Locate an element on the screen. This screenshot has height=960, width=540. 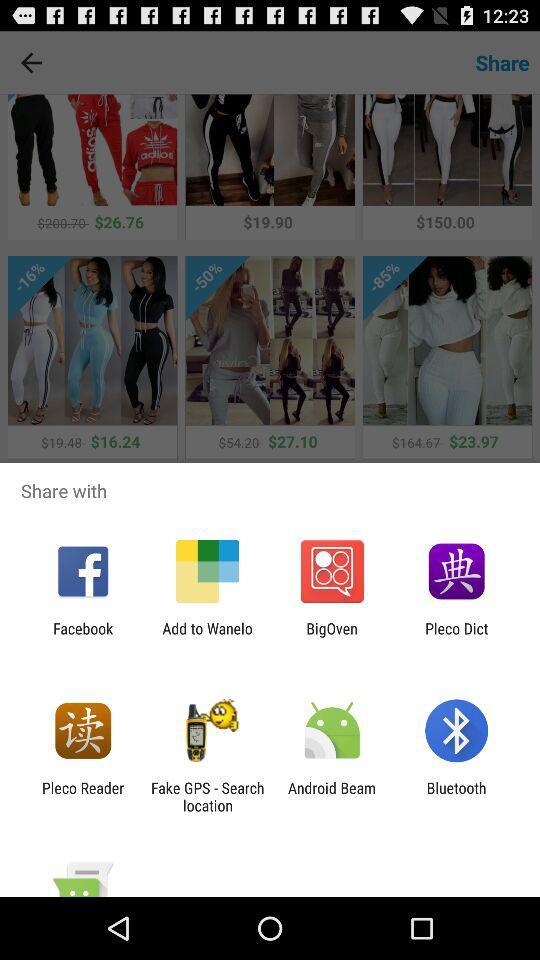
add to wanelo item is located at coordinates (206, 636).